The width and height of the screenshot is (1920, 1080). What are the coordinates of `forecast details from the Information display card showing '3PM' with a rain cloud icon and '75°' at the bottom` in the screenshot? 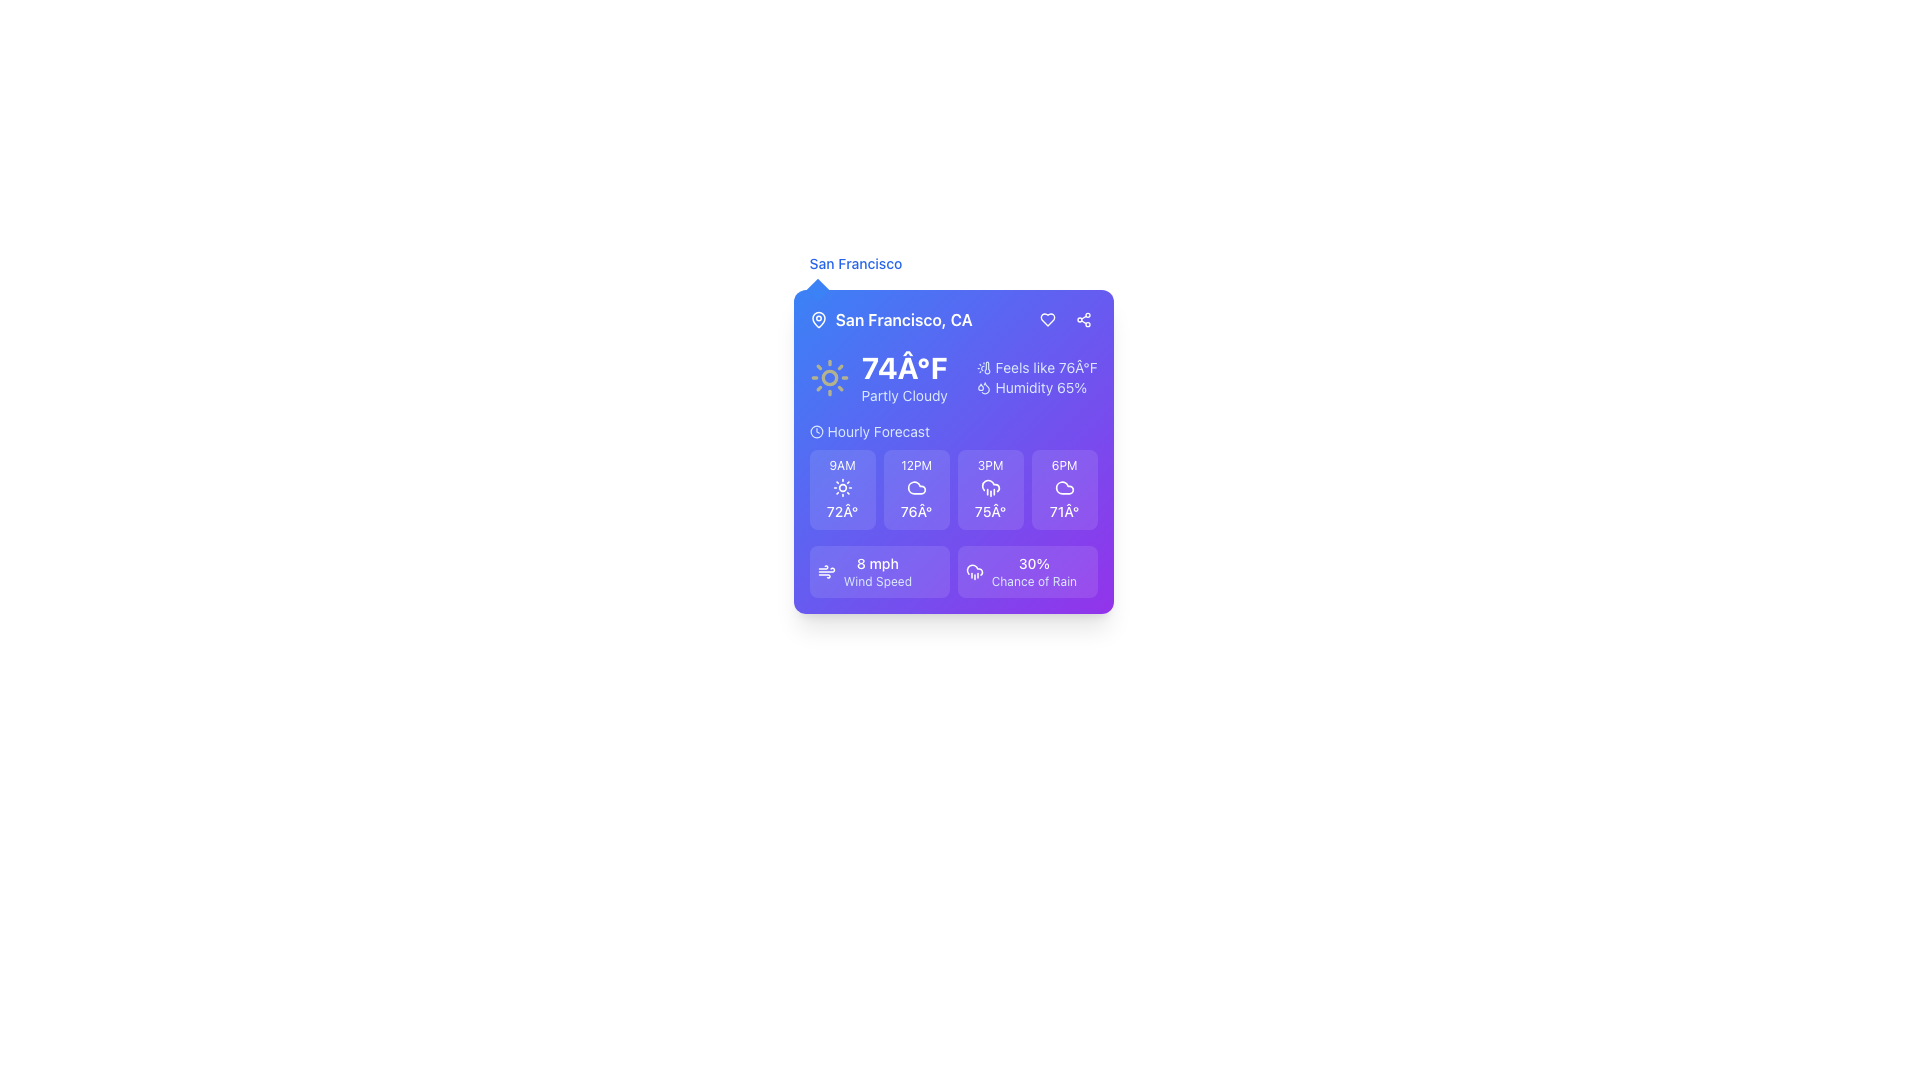 It's located at (990, 489).